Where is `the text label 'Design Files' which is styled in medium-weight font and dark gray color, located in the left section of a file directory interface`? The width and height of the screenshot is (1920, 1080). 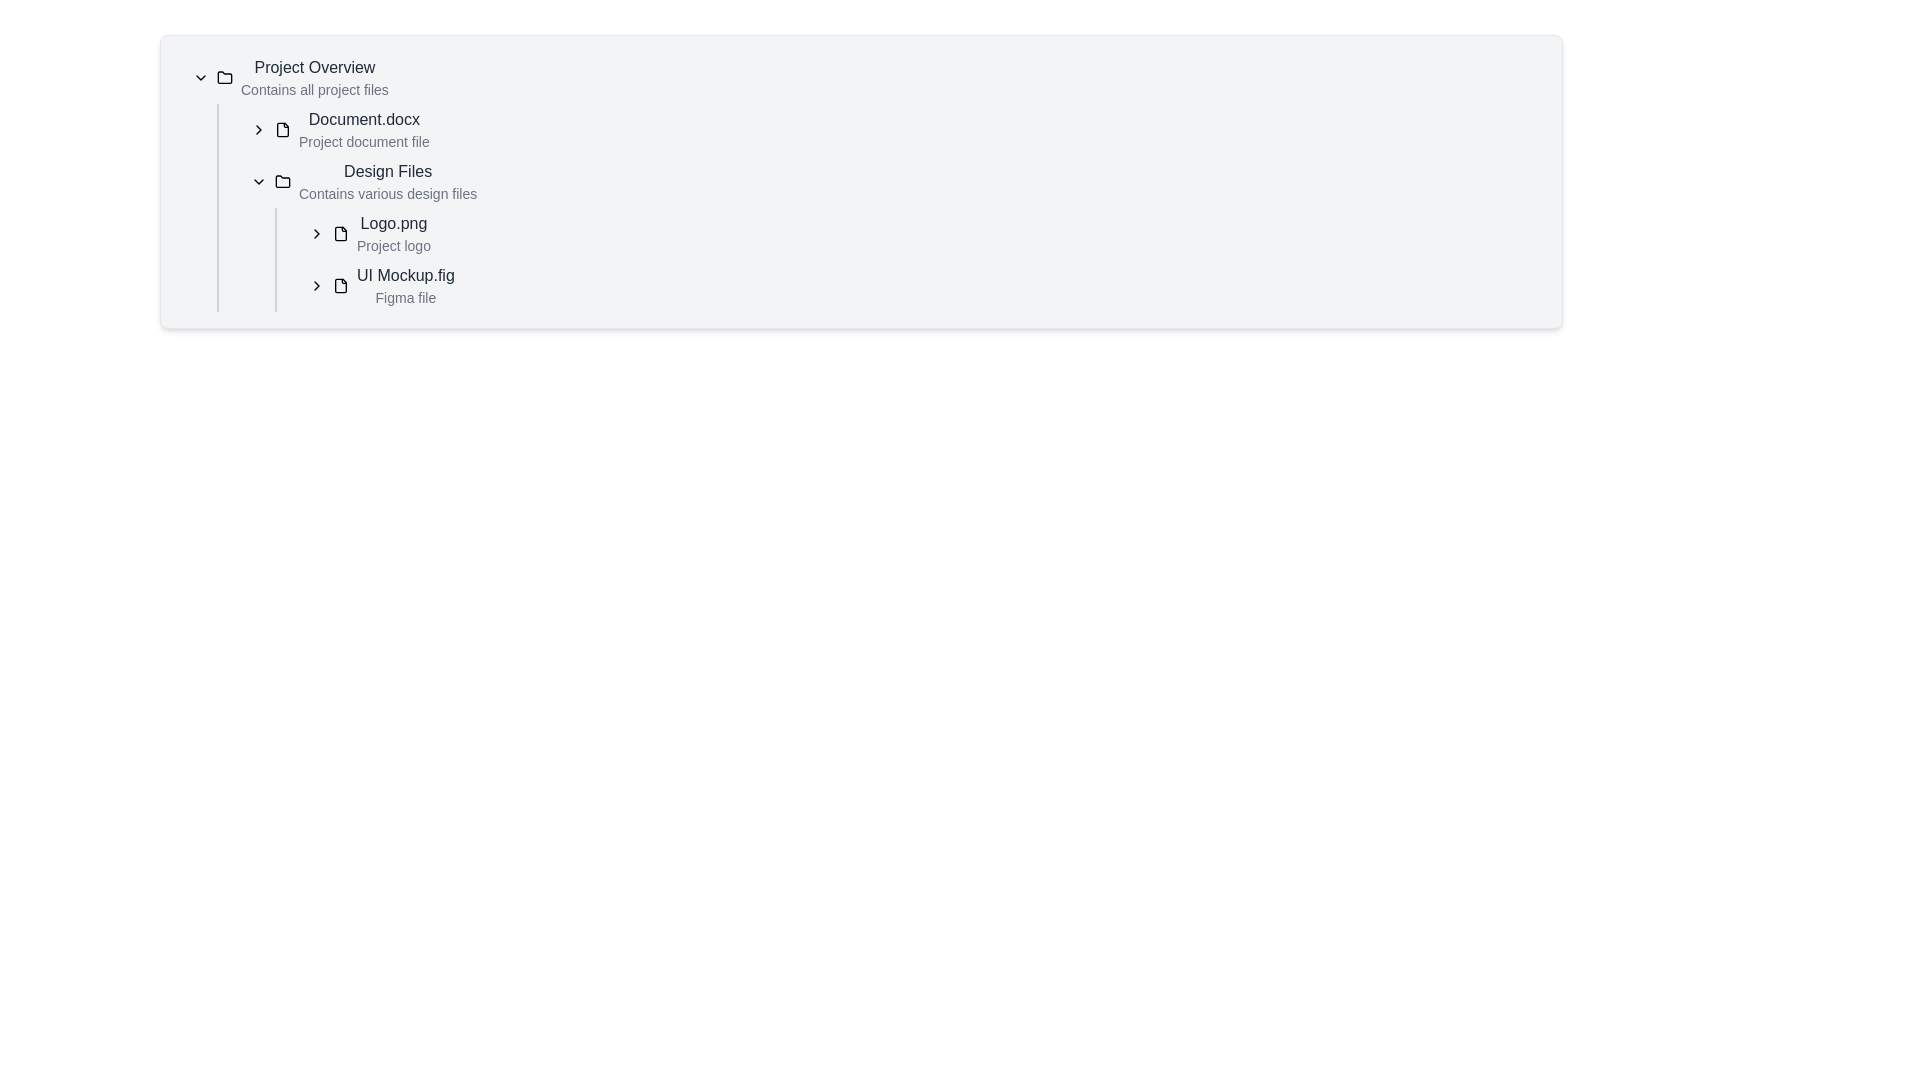 the text label 'Design Files' which is styled in medium-weight font and dark gray color, located in the left section of a file directory interface is located at coordinates (388, 171).